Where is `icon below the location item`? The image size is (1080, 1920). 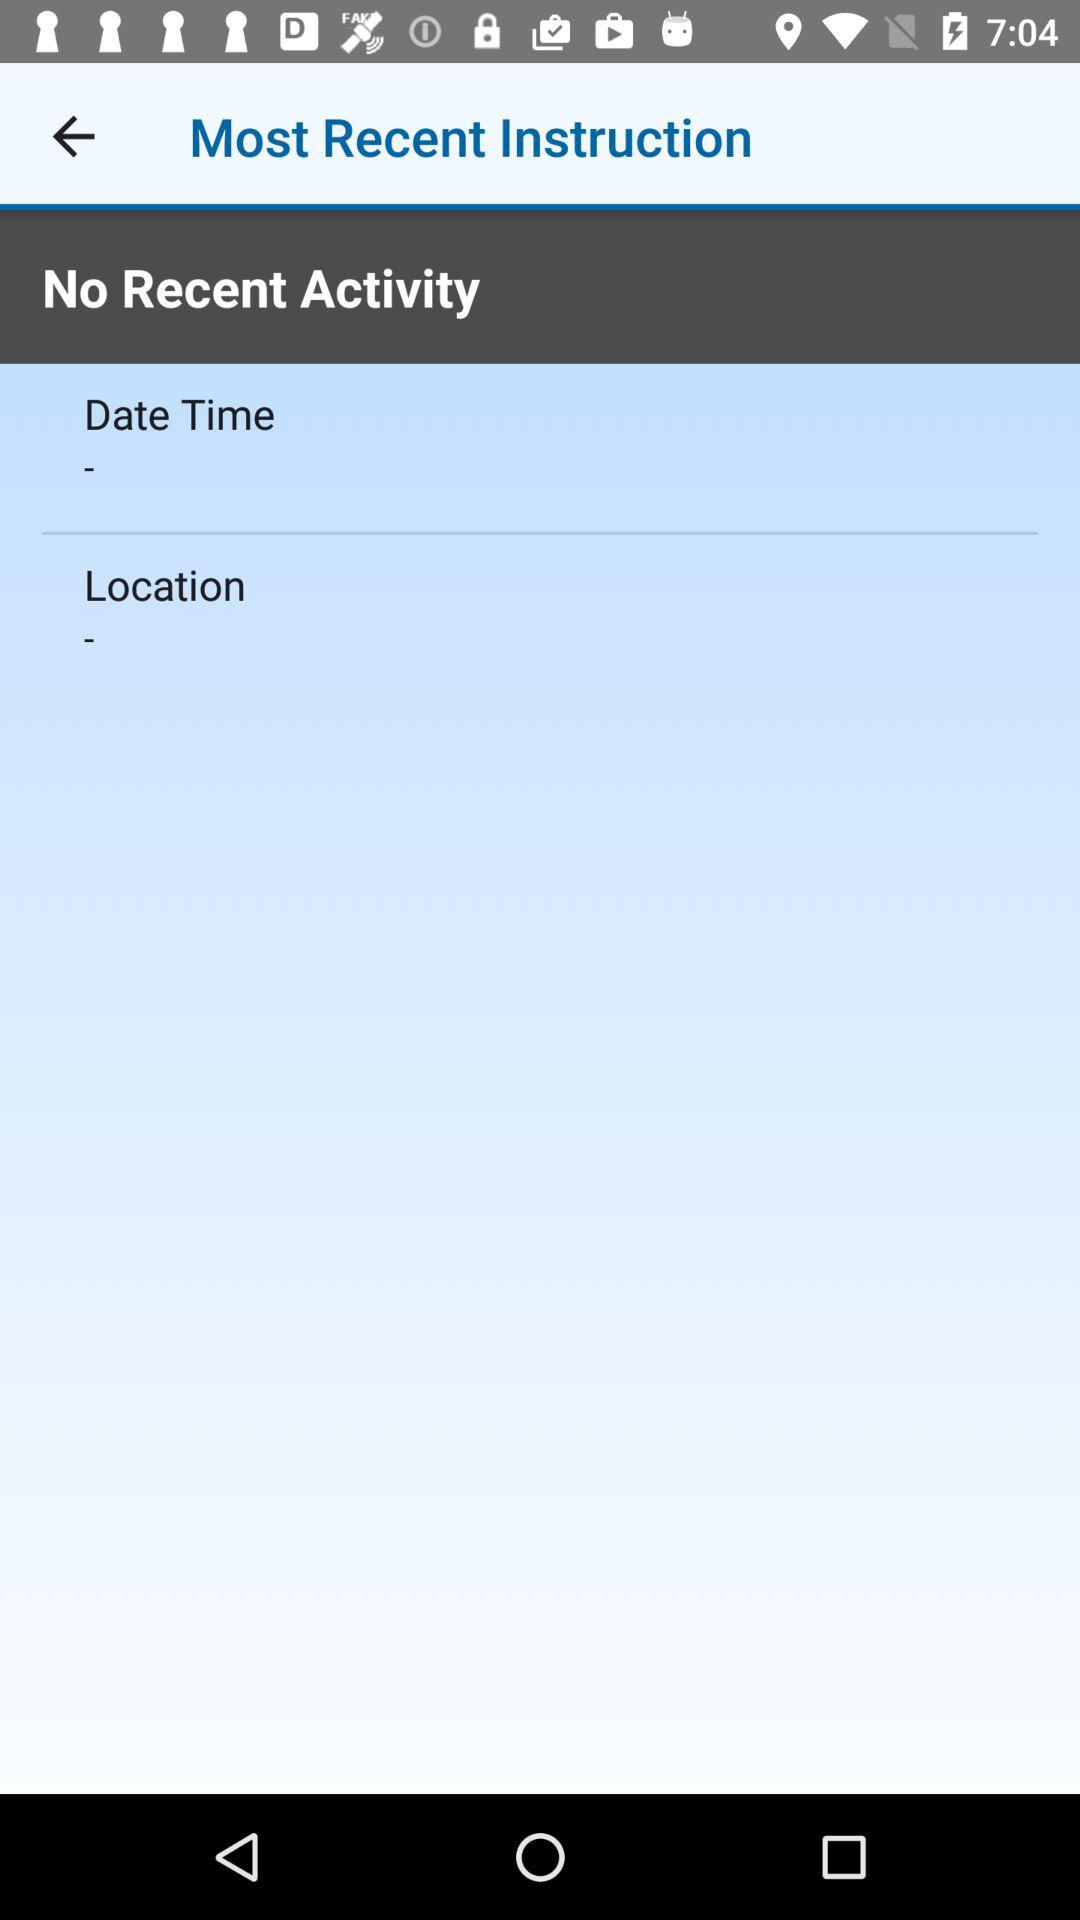 icon below the location item is located at coordinates (540, 636).